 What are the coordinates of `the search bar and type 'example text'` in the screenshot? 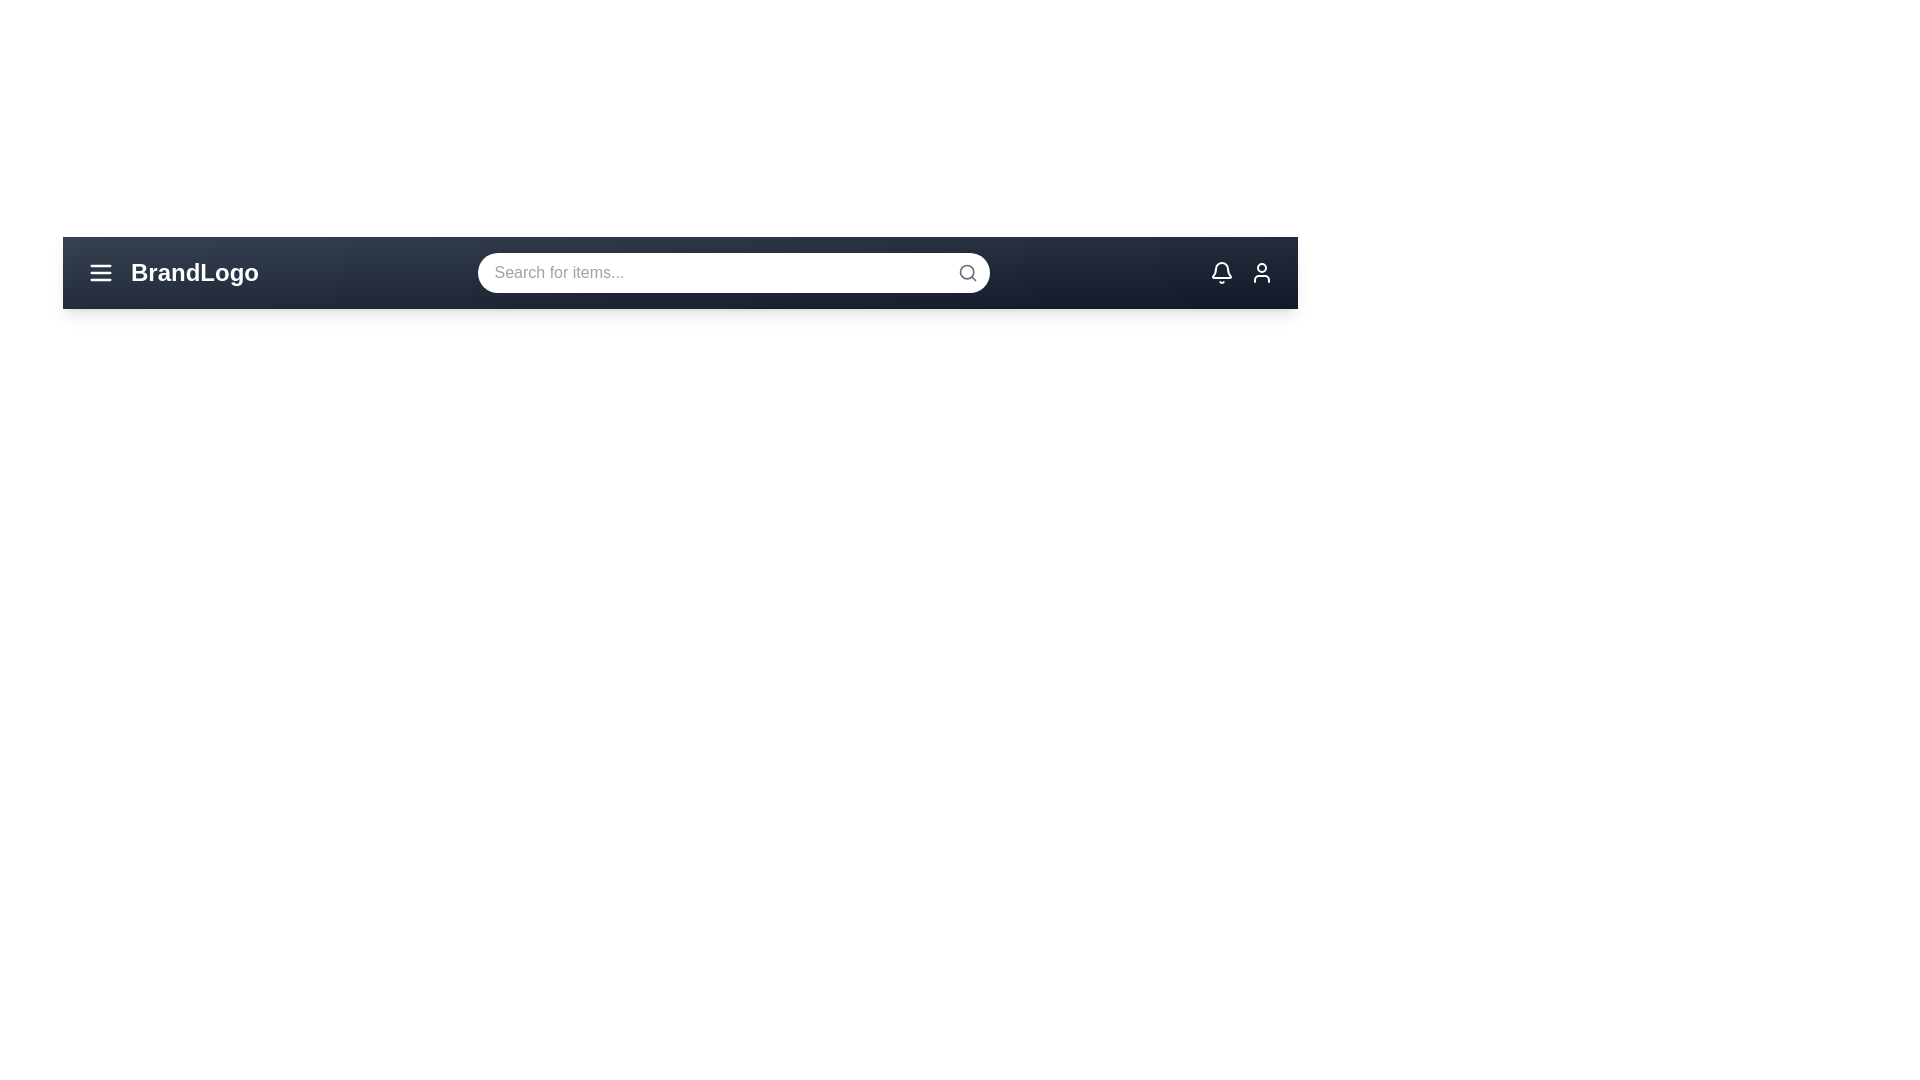 It's located at (733, 273).